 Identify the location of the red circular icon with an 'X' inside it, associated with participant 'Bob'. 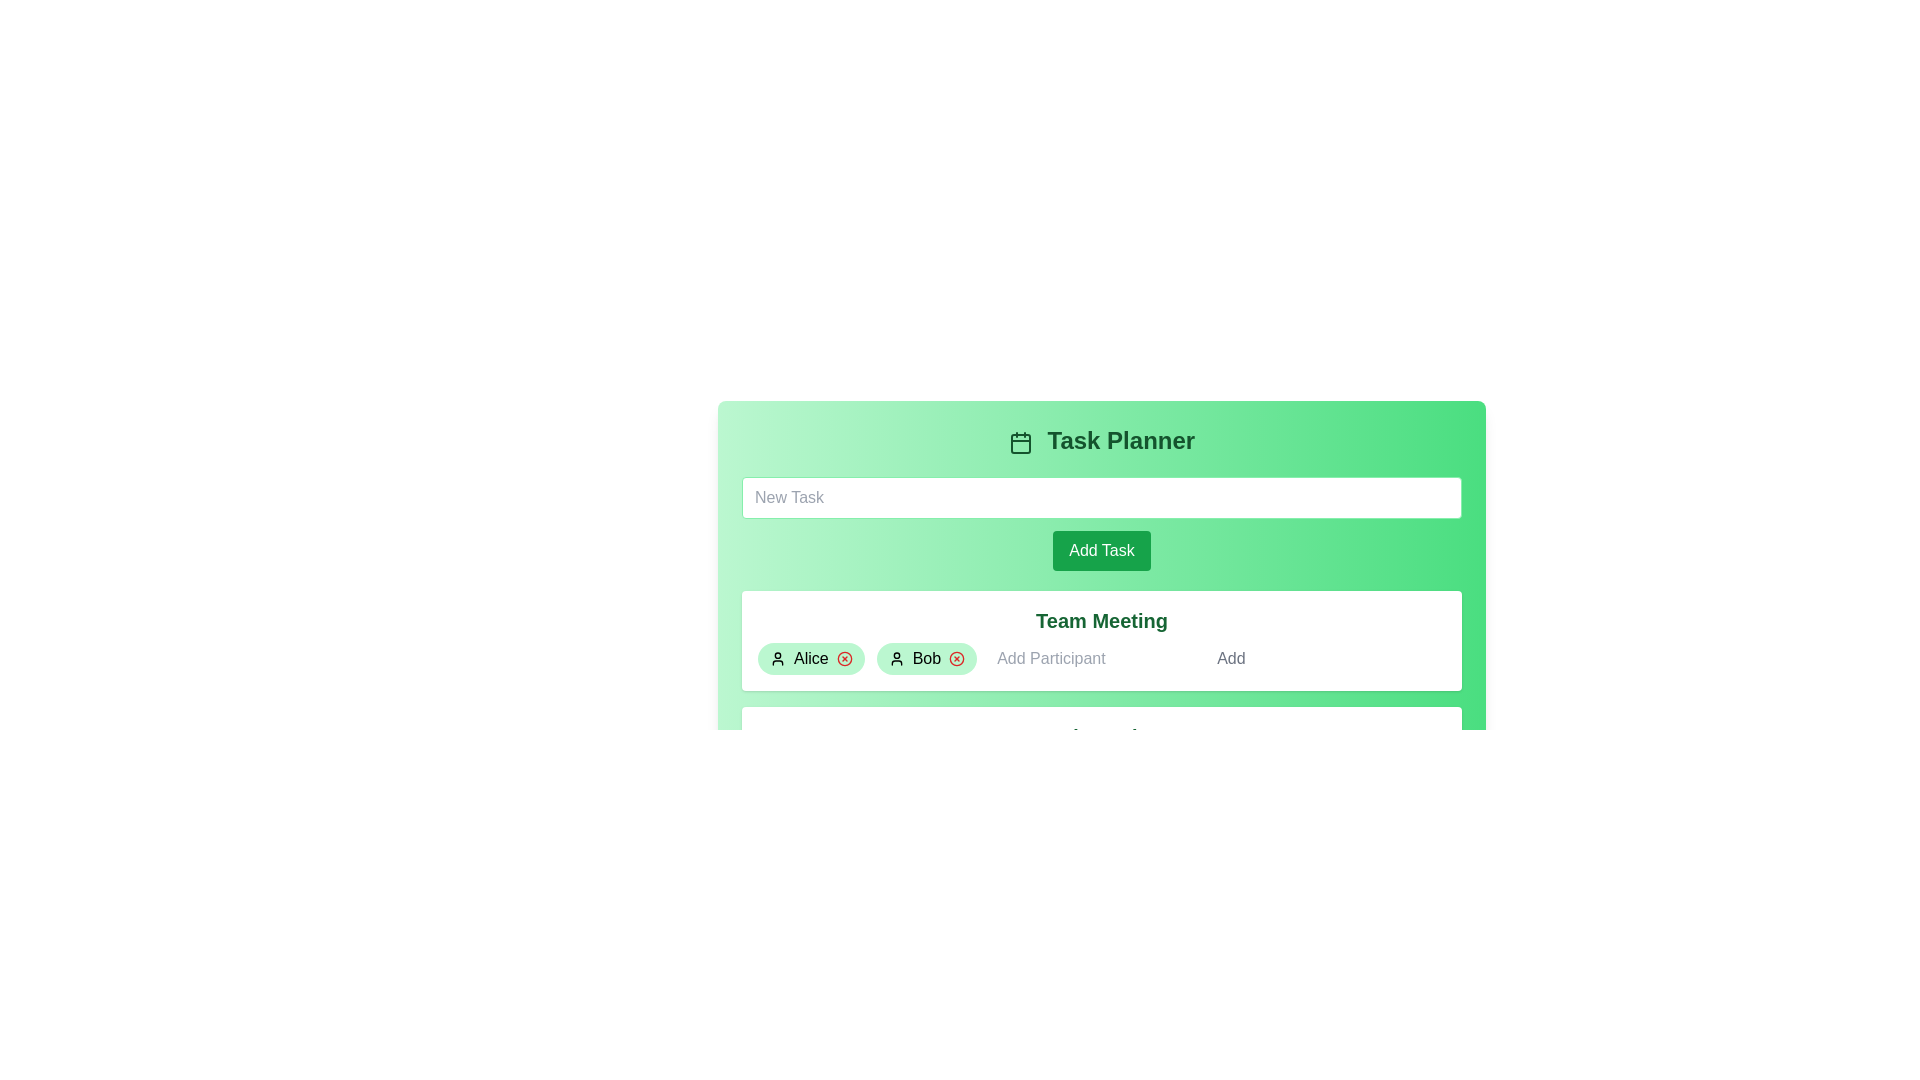
(956, 659).